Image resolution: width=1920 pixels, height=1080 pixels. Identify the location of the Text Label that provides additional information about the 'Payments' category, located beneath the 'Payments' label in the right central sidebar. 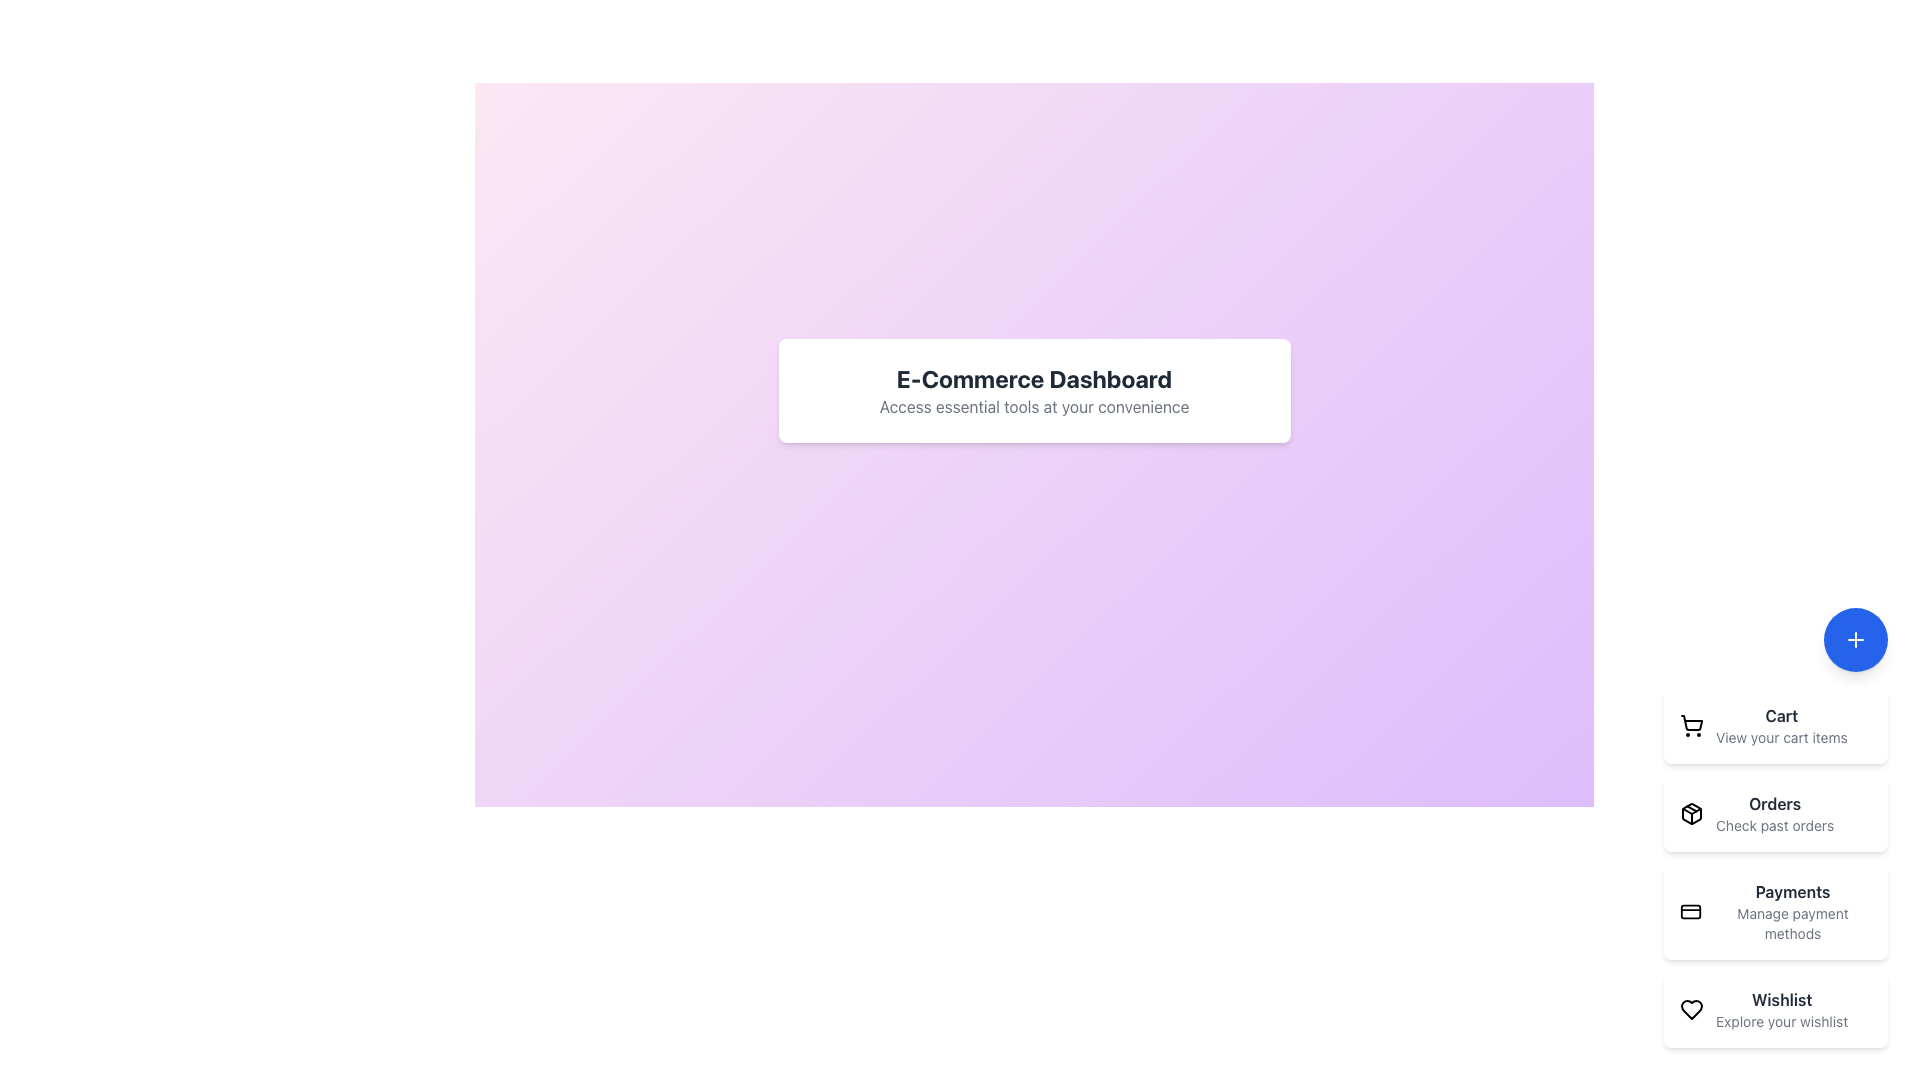
(1793, 924).